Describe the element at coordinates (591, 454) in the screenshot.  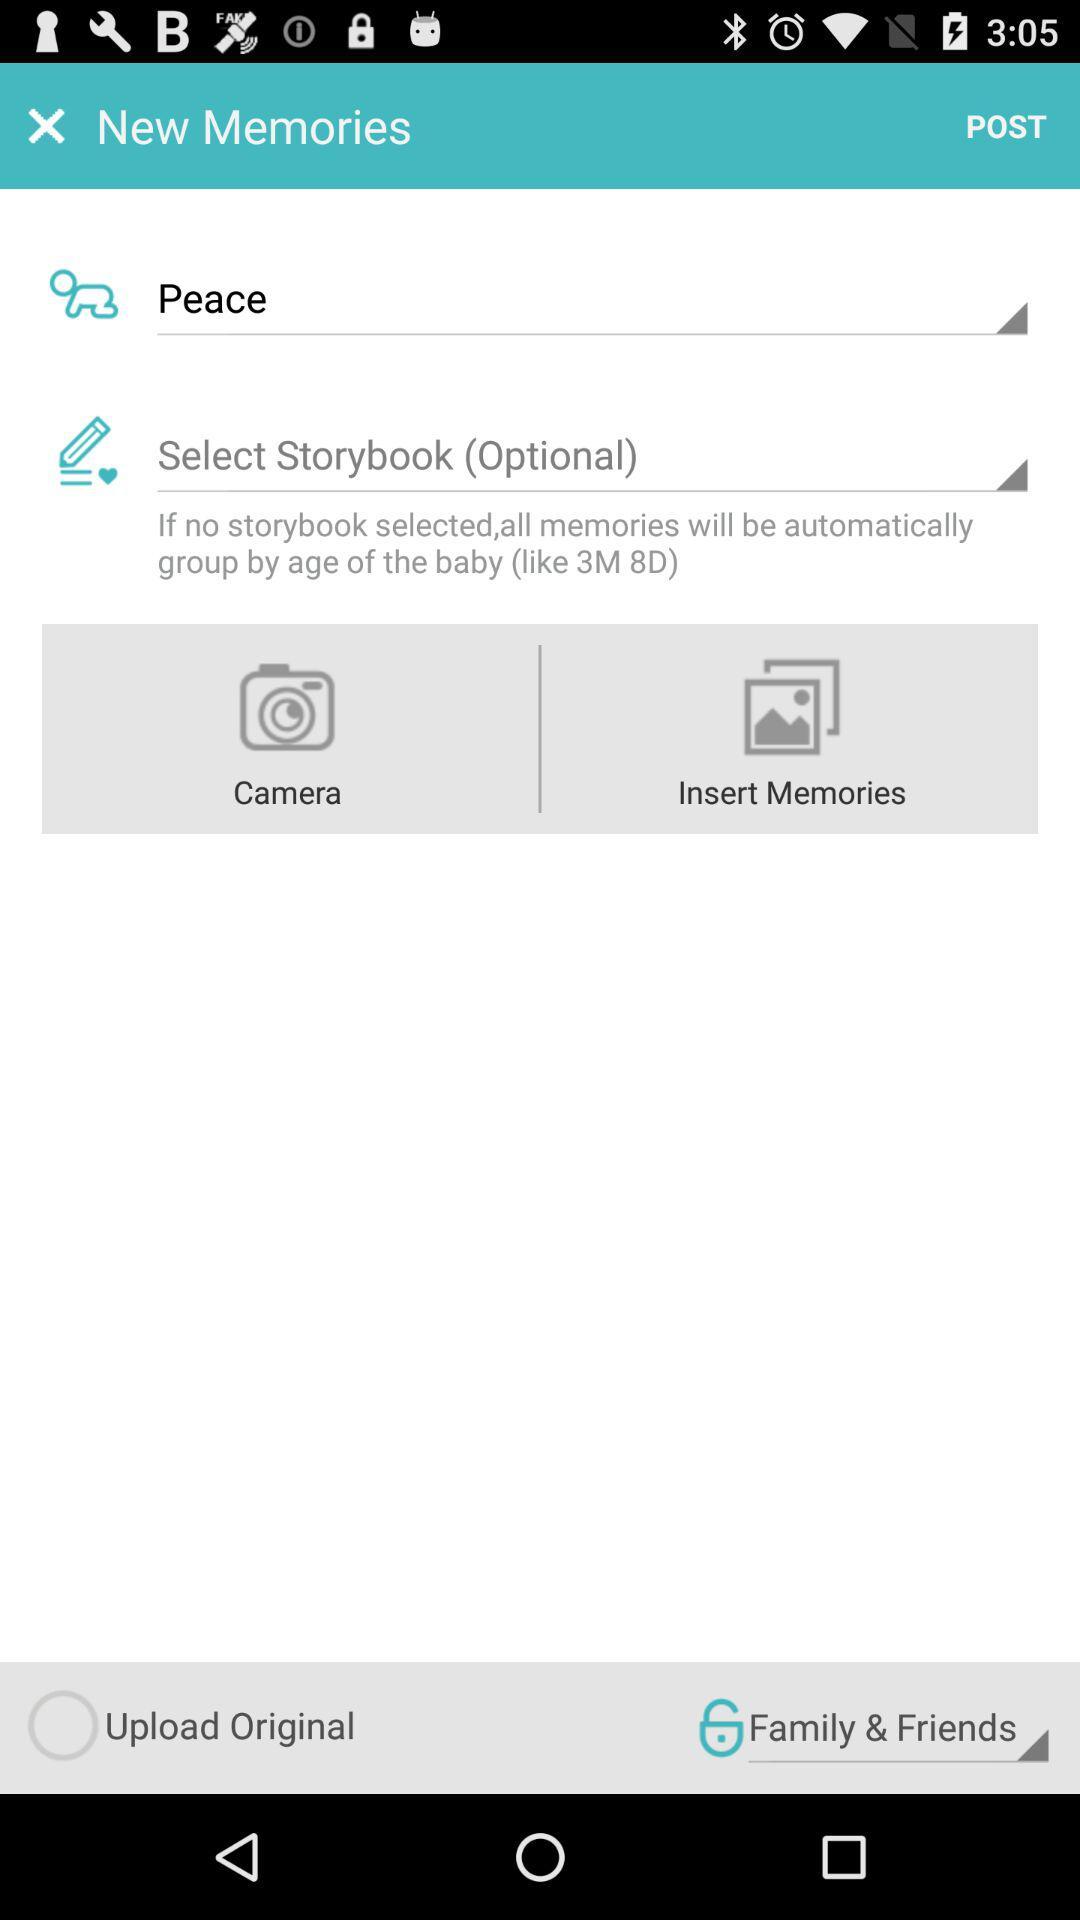
I see `text box` at that location.